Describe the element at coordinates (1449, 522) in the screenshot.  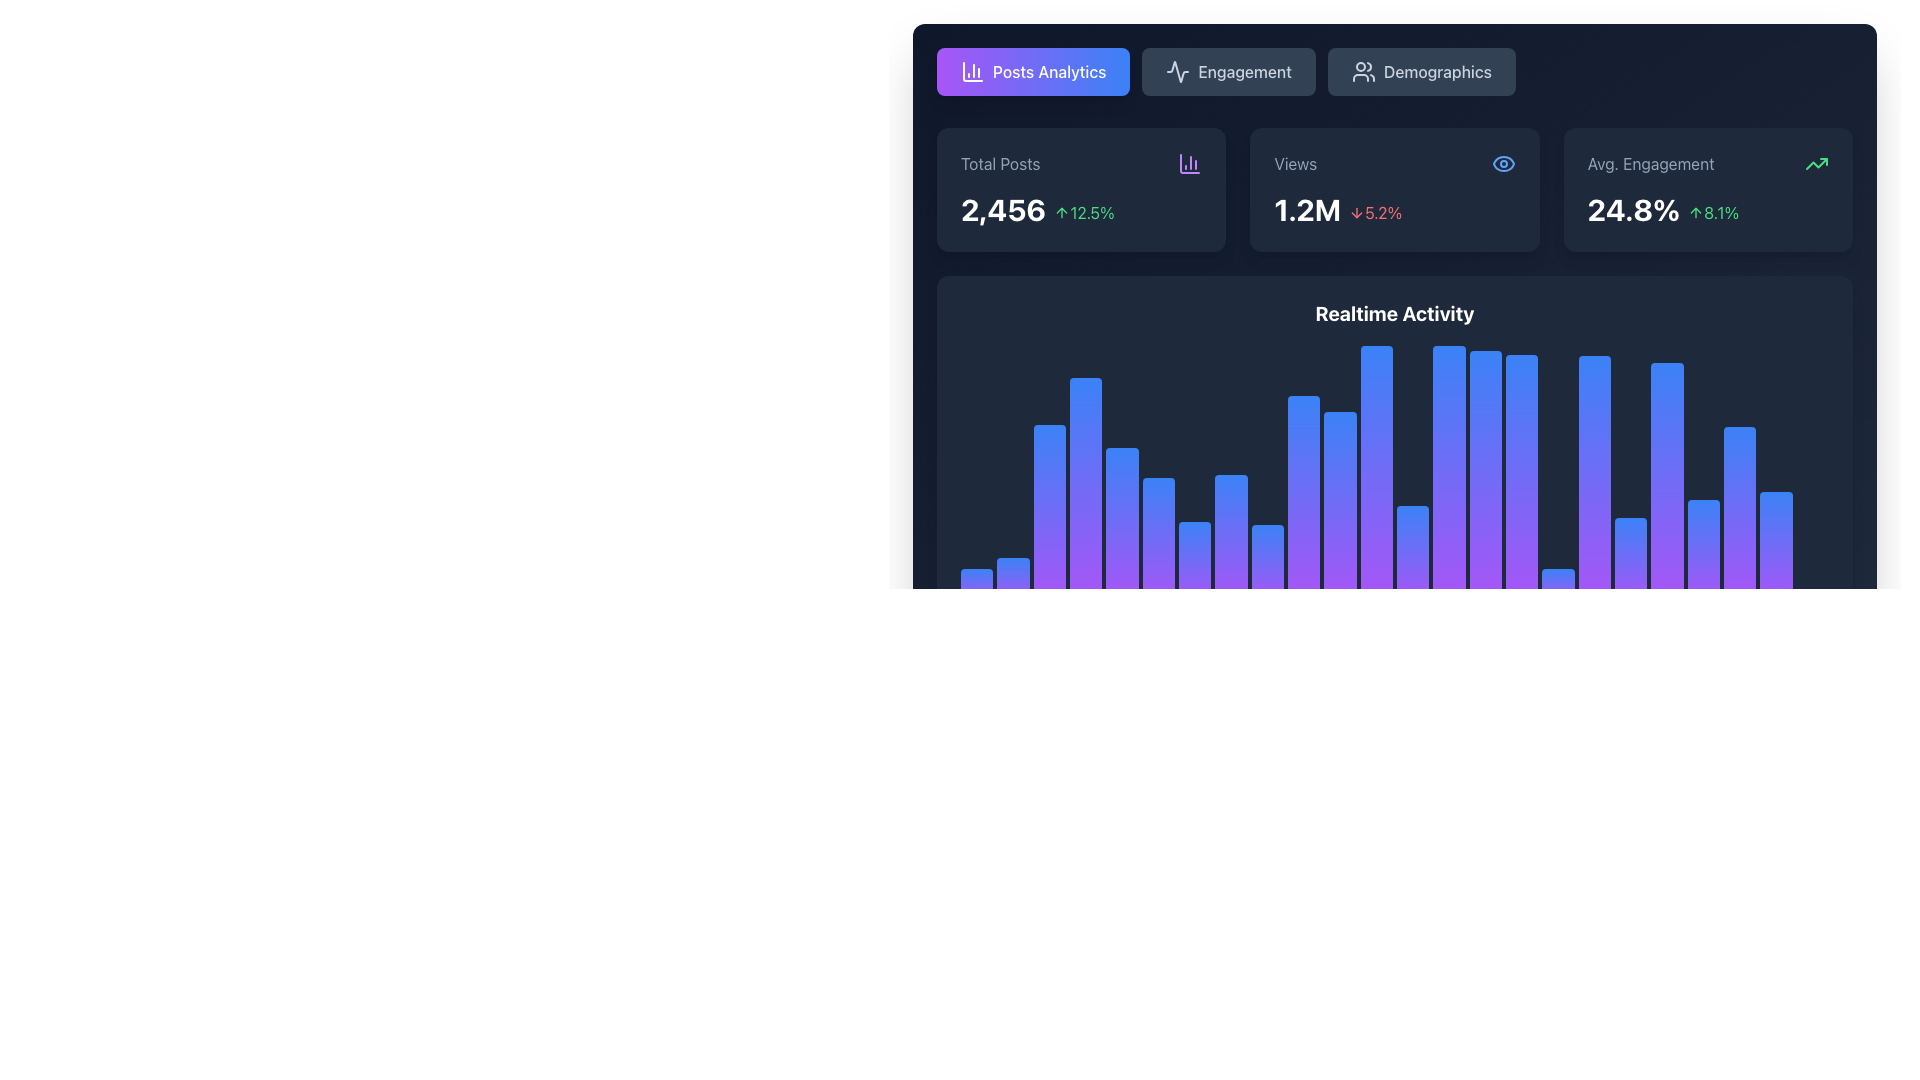
I see `the 14th vertical bar in the bar chart, which has a gradient from blue to purple` at that location.